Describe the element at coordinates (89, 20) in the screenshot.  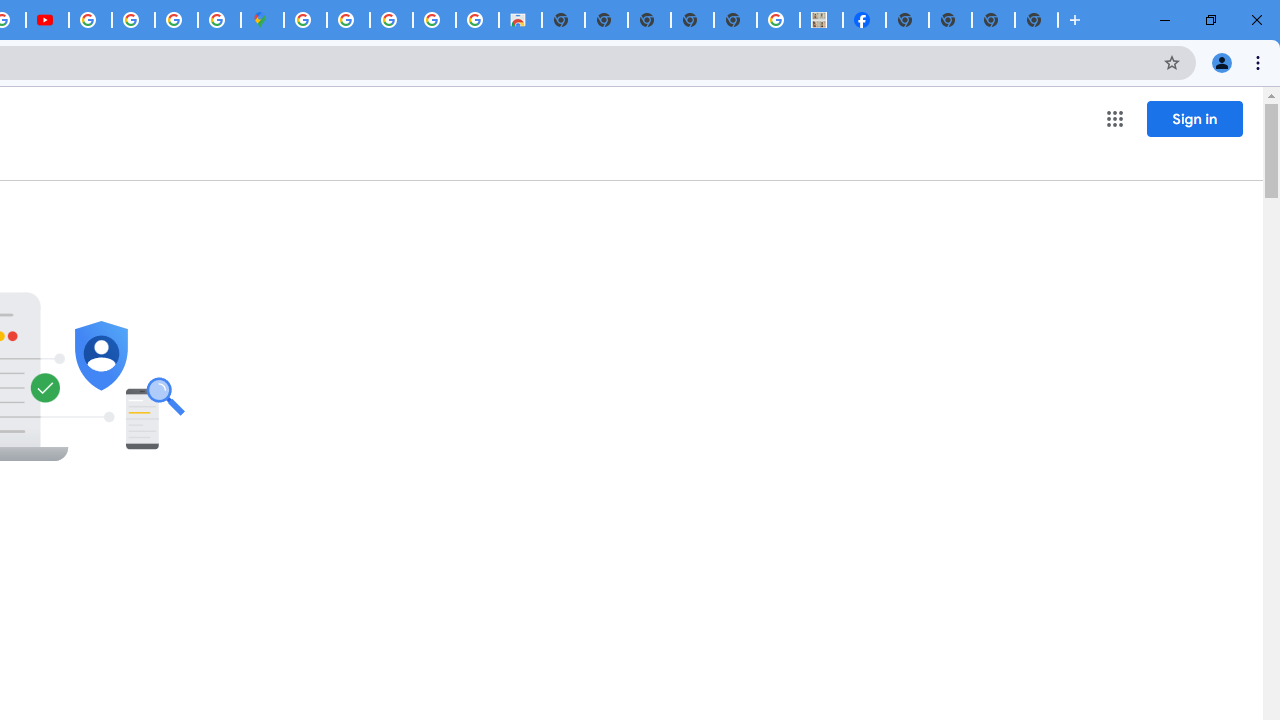
I see `'How Chrome protects your passwords - Google Chrome Help'` at that location.